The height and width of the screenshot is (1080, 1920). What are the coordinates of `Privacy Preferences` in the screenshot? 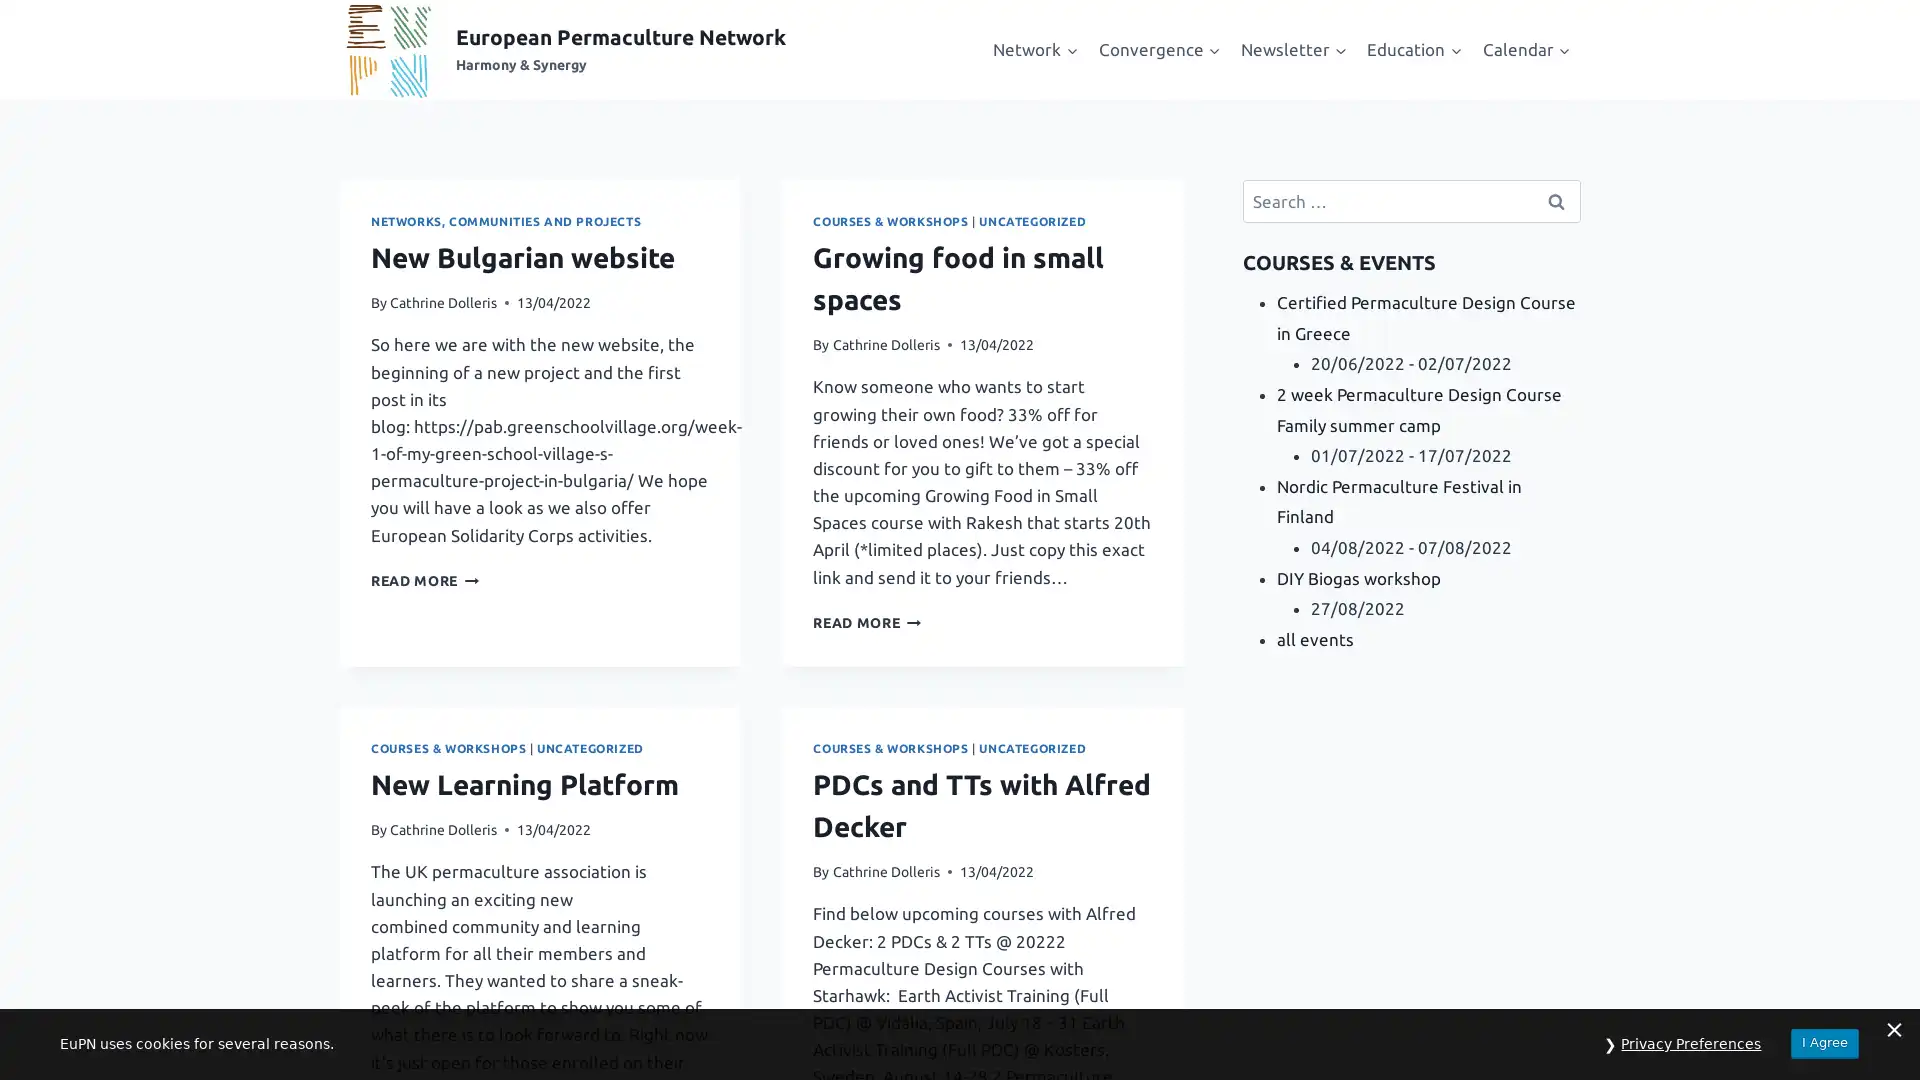 It's located at (1691, 1043).